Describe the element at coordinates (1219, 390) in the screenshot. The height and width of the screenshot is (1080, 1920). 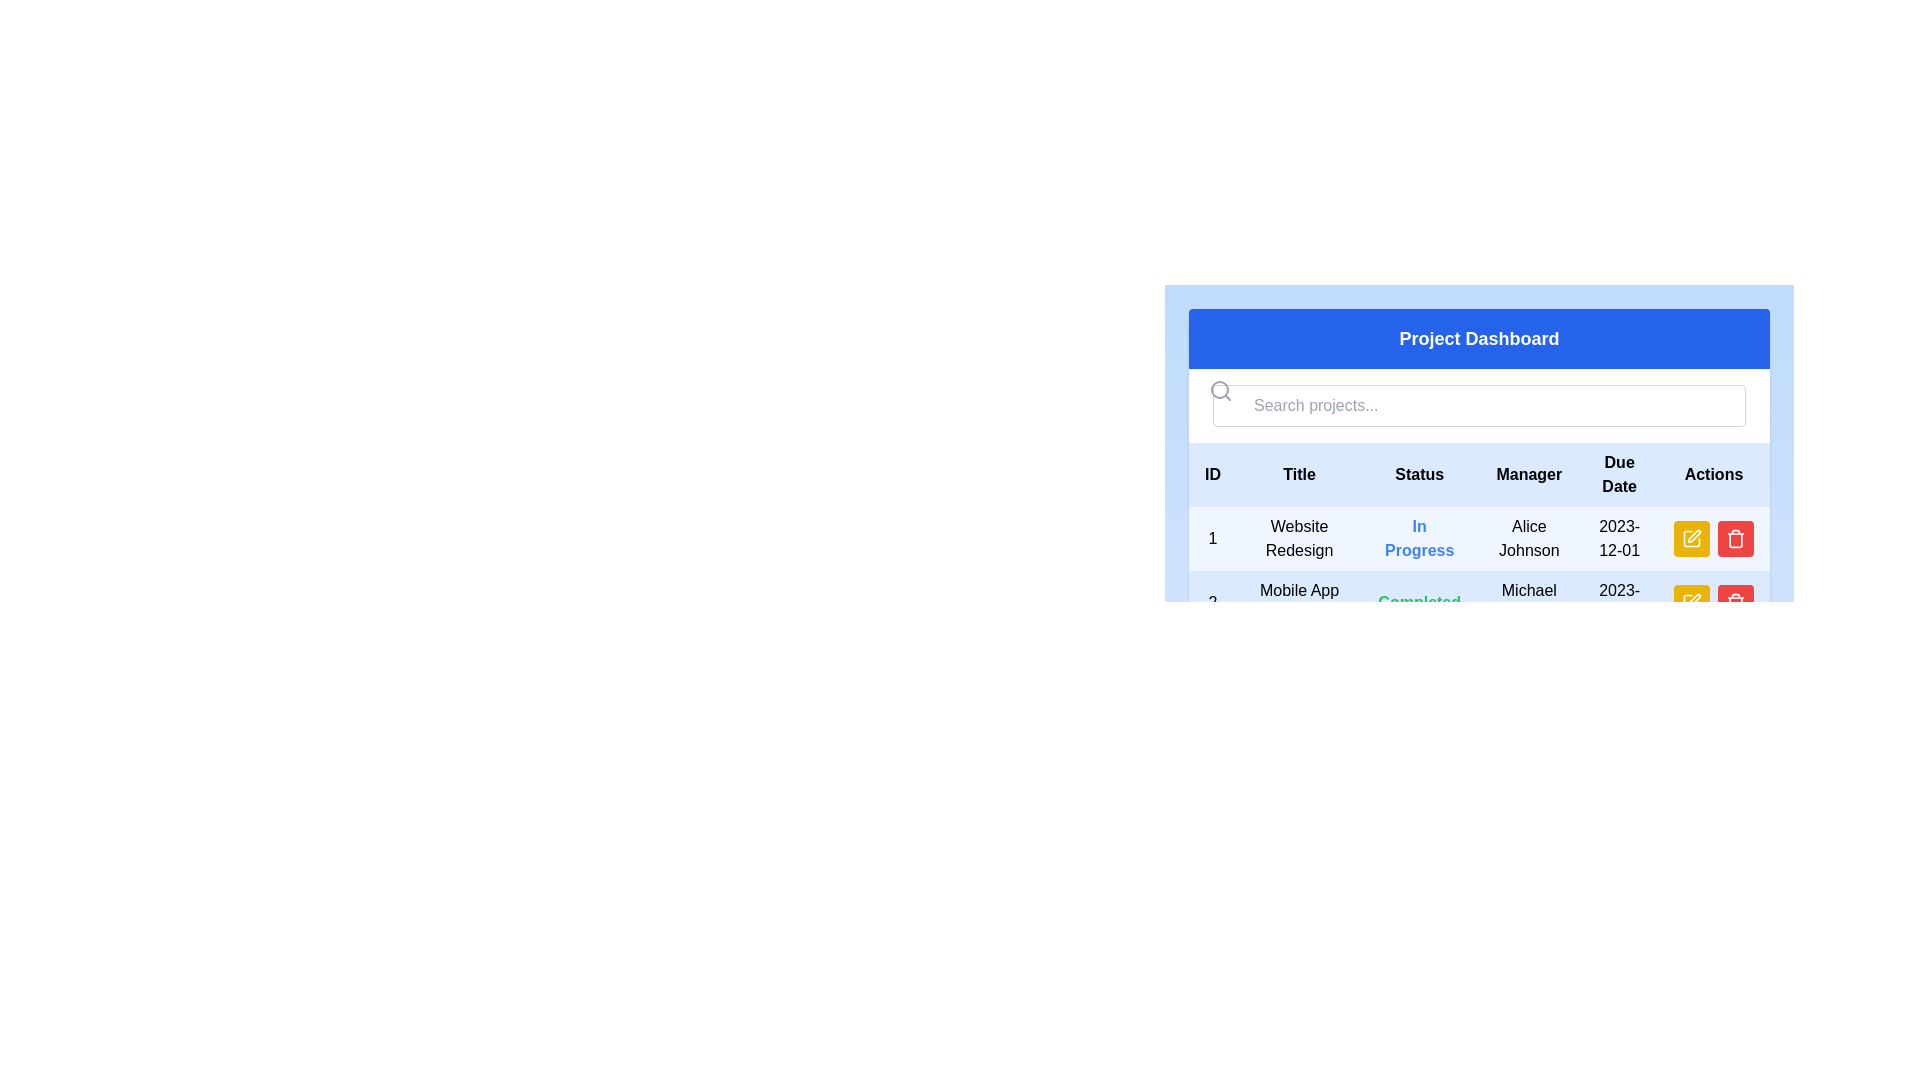
I see `the gray magnifying glass icon with a hollow circular lens and handle, located to the left of the 'Search projects...' input field, to initiate a search action` at that location.